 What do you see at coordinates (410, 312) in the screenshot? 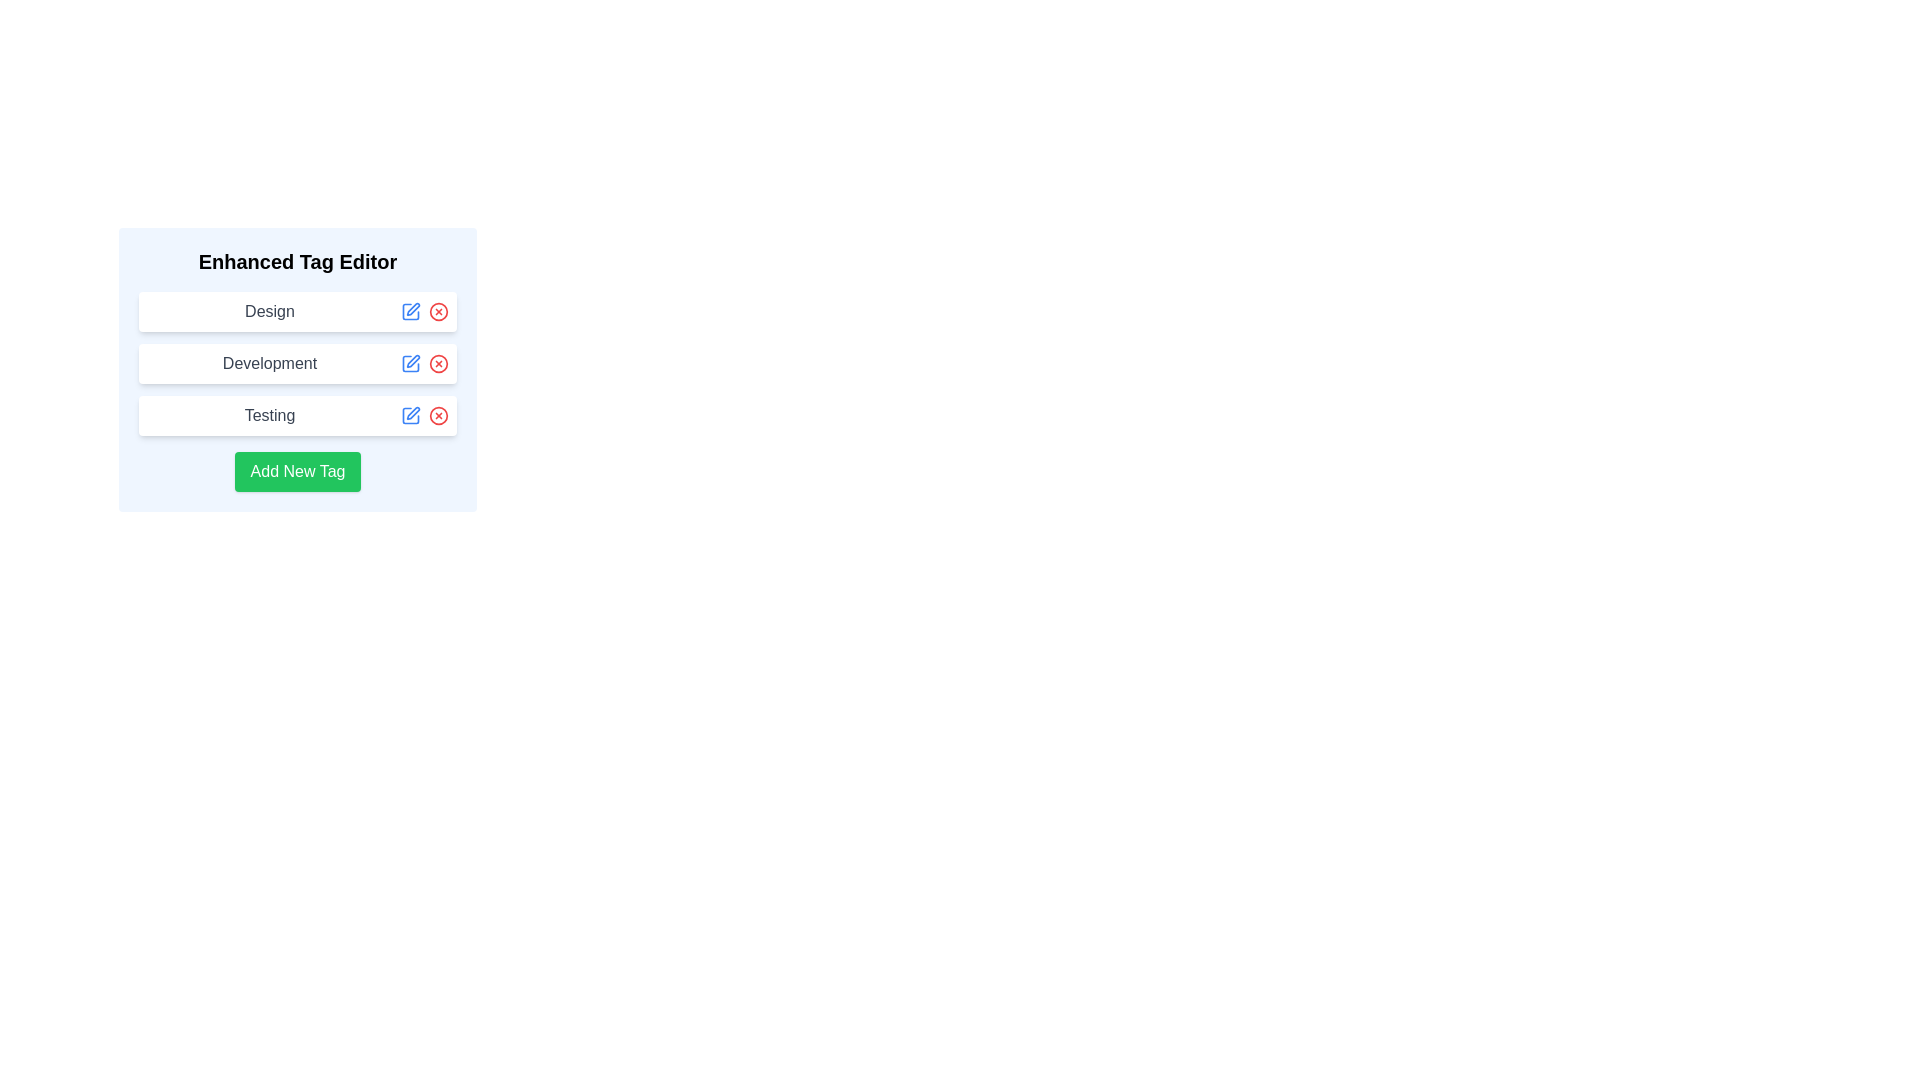
I see `the small blue pen icon located to the right of the 'Design' text in the first row of the list to initiate editing` at bounding box center [410, 312].